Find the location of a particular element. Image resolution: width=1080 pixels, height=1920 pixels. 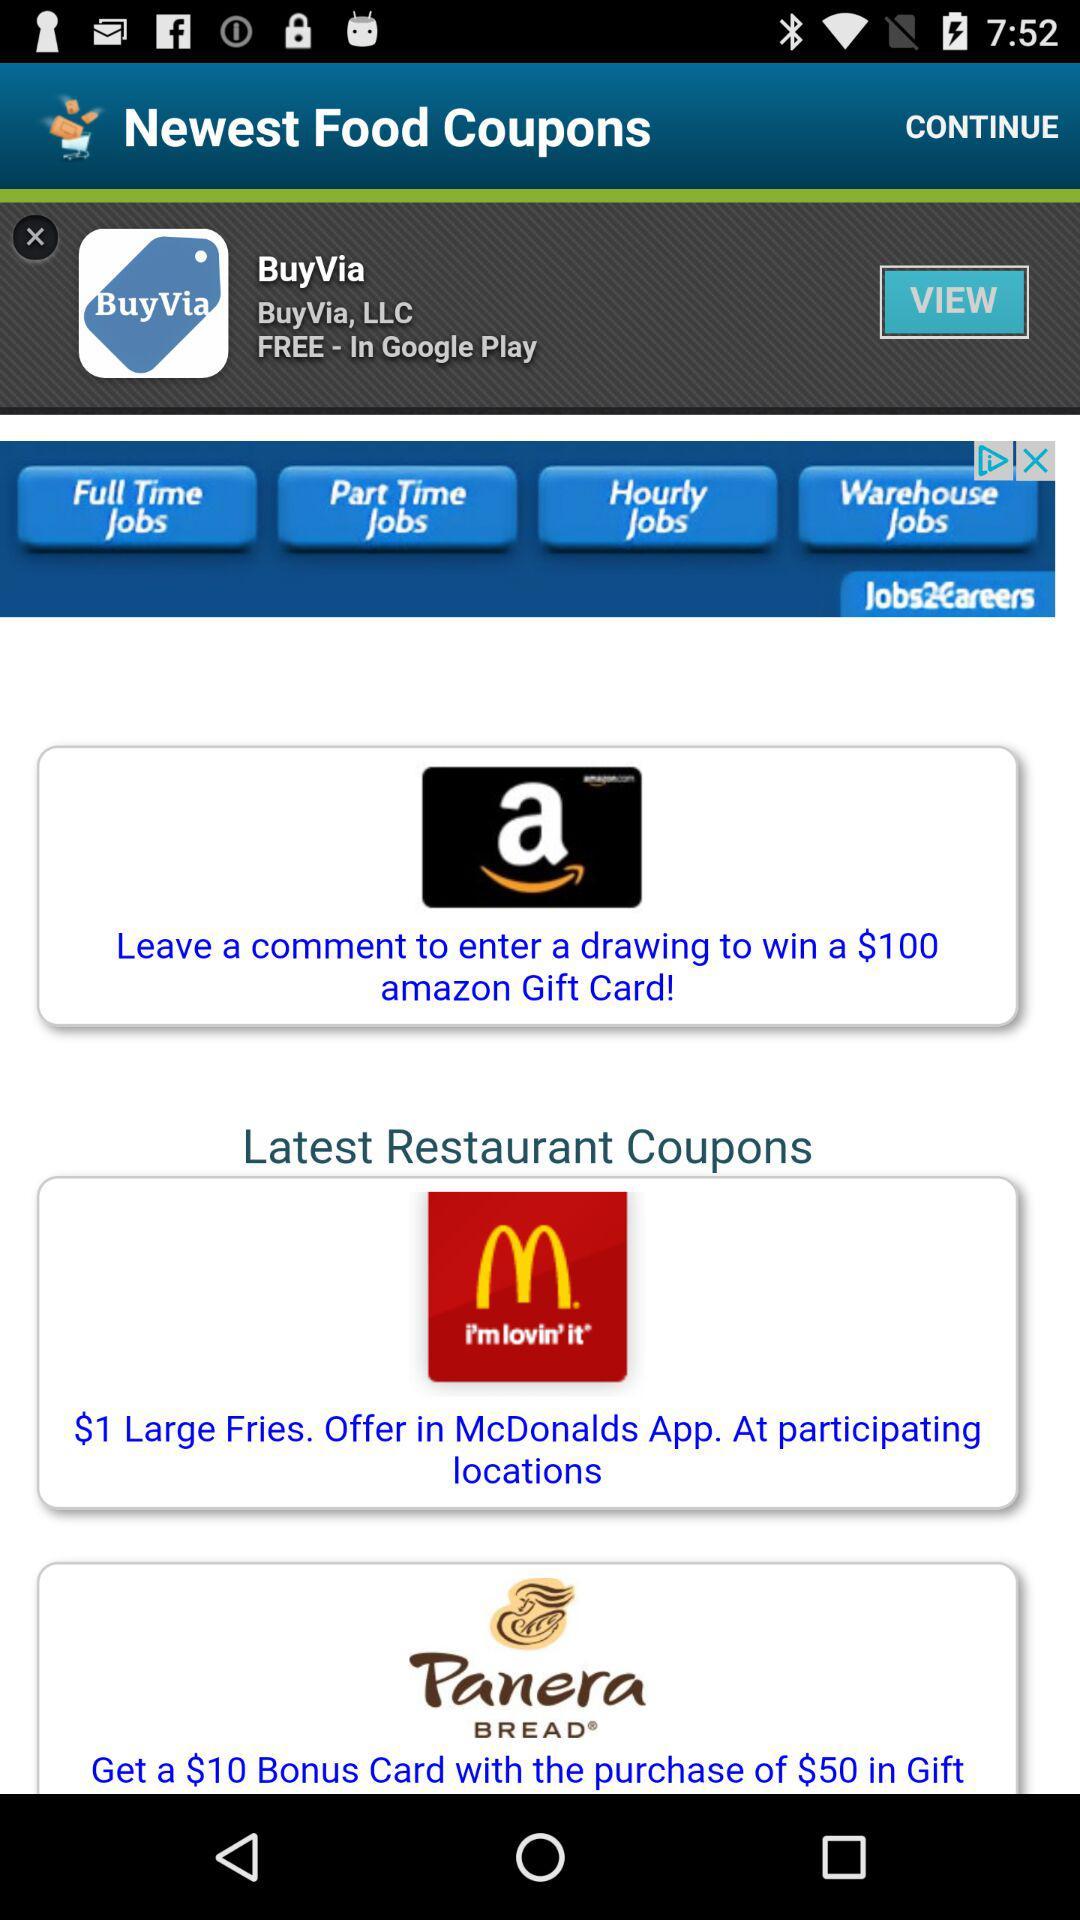

from rewards and coupons is located at coordinates (540, 991).